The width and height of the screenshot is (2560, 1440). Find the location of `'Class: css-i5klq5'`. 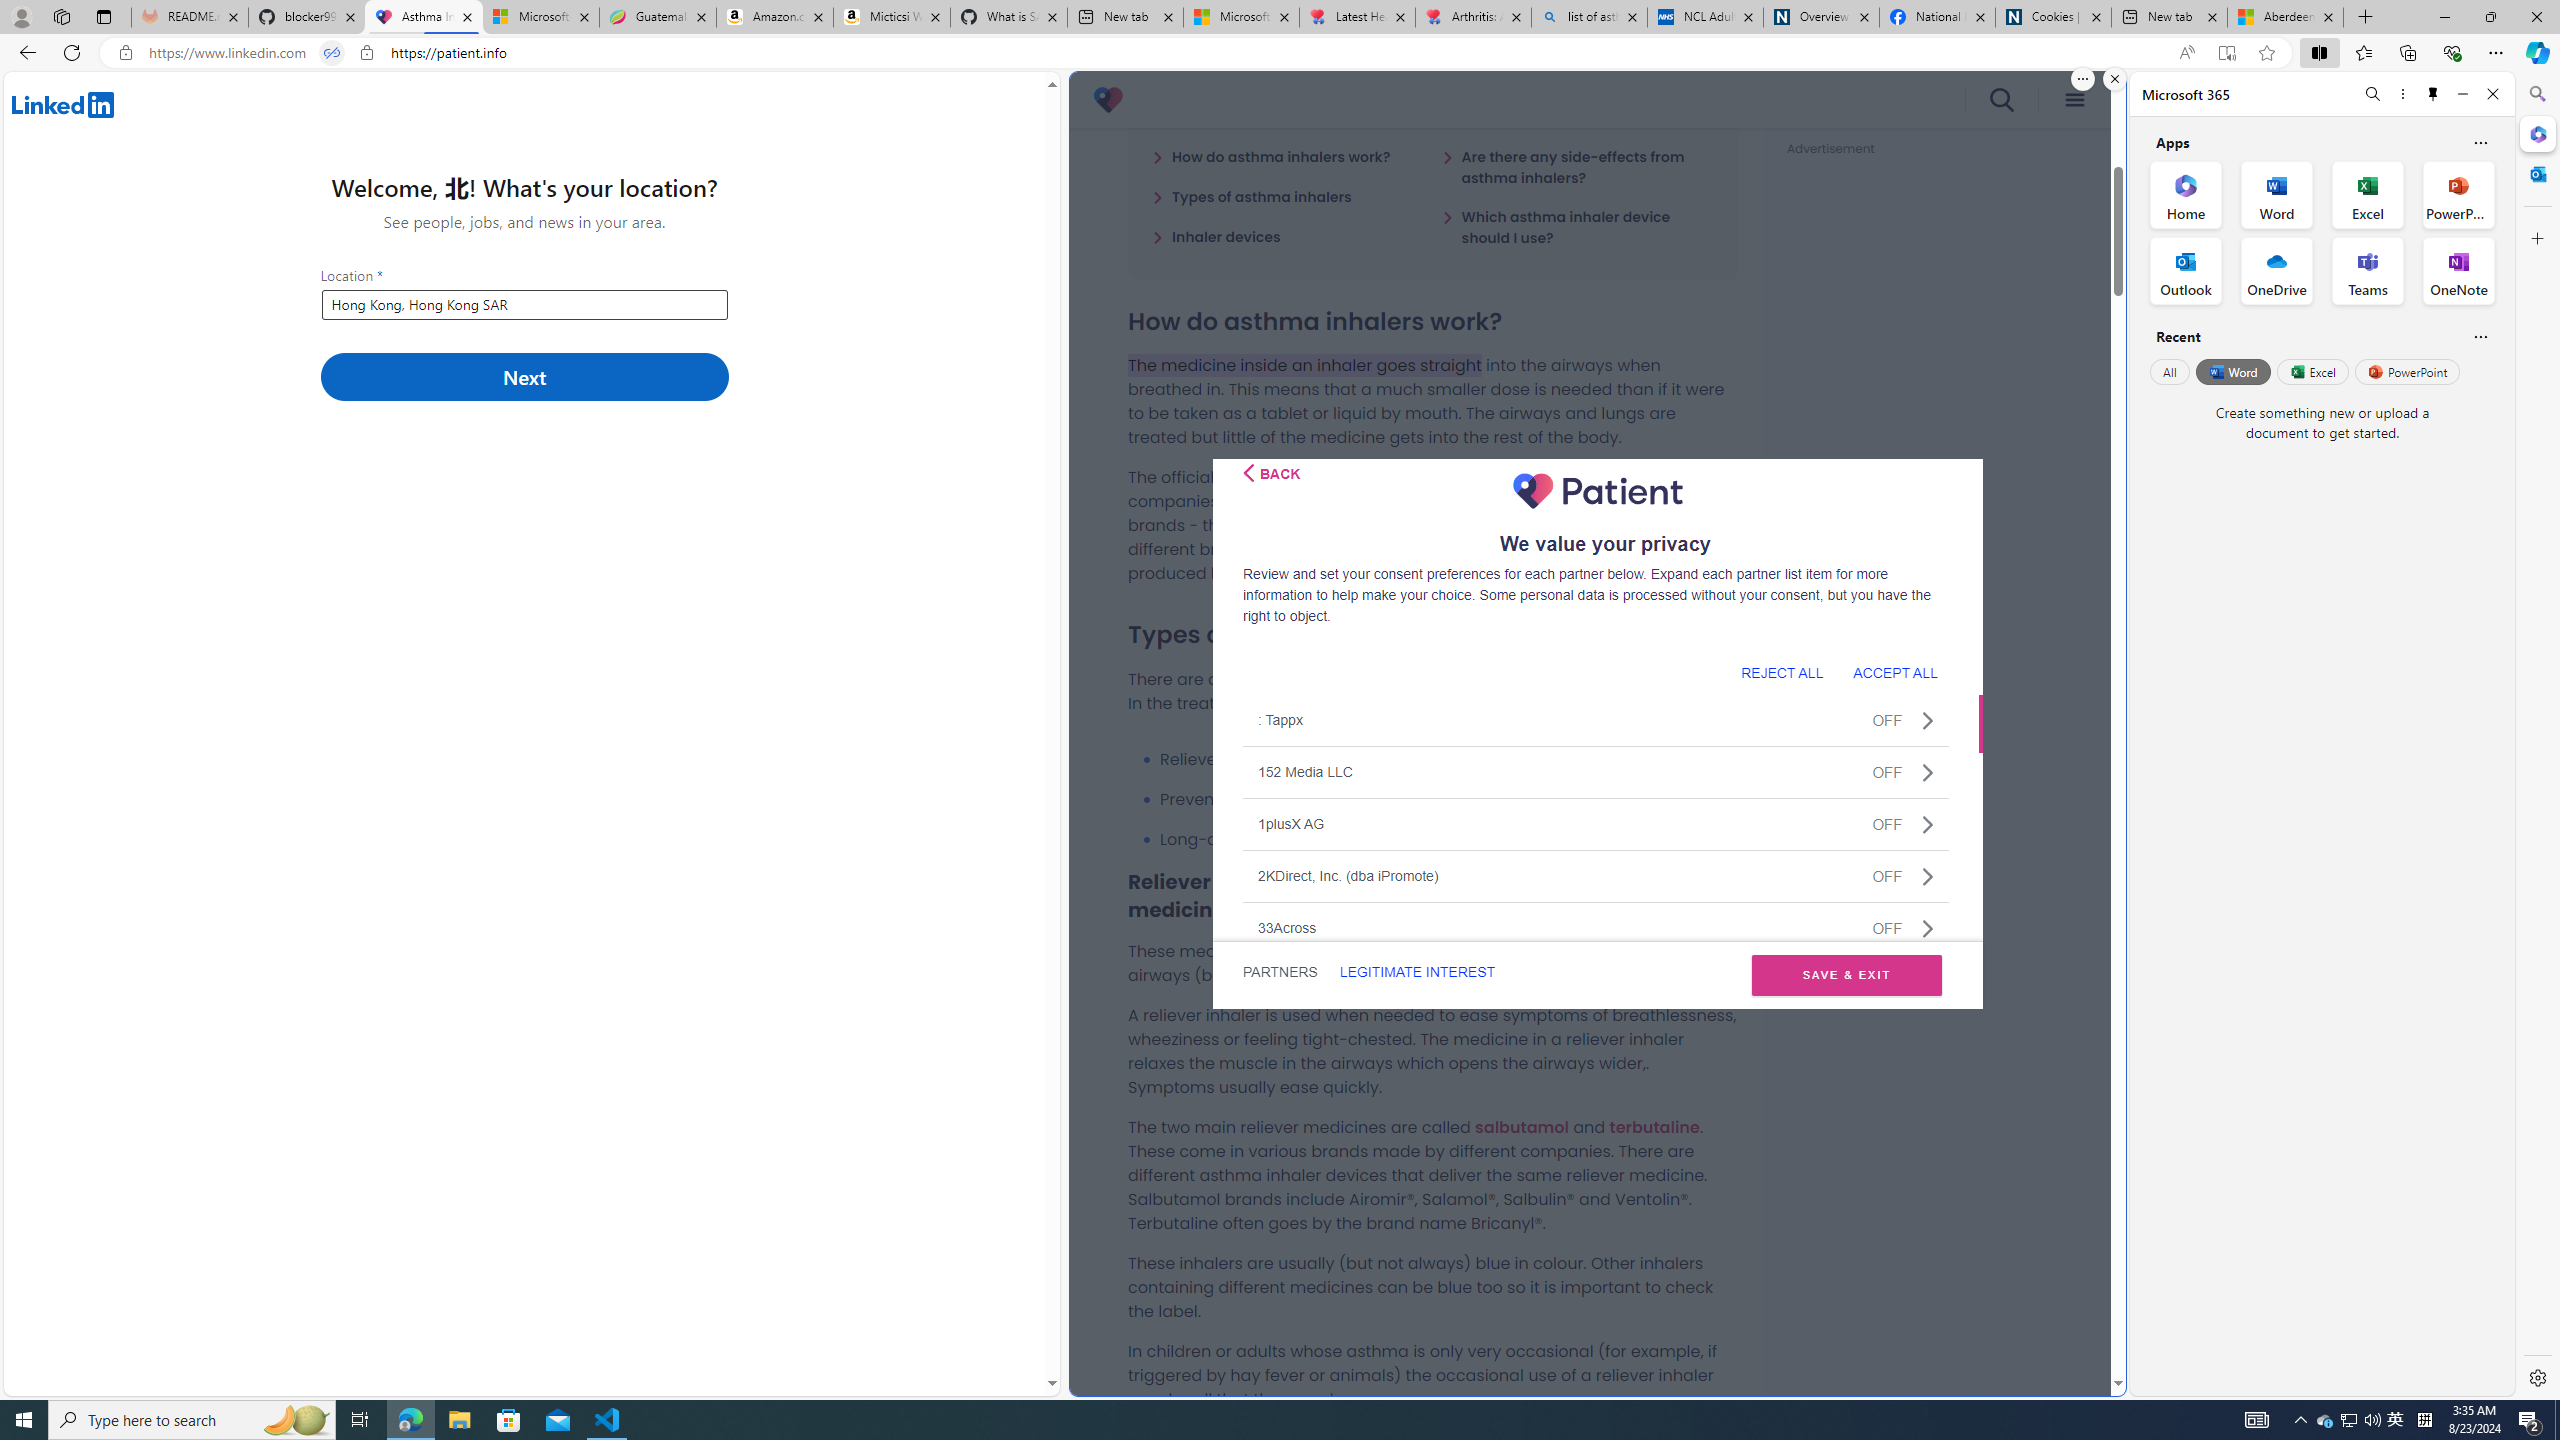

'Class: css-i5klq5' is located at coordinates (1248, 472).